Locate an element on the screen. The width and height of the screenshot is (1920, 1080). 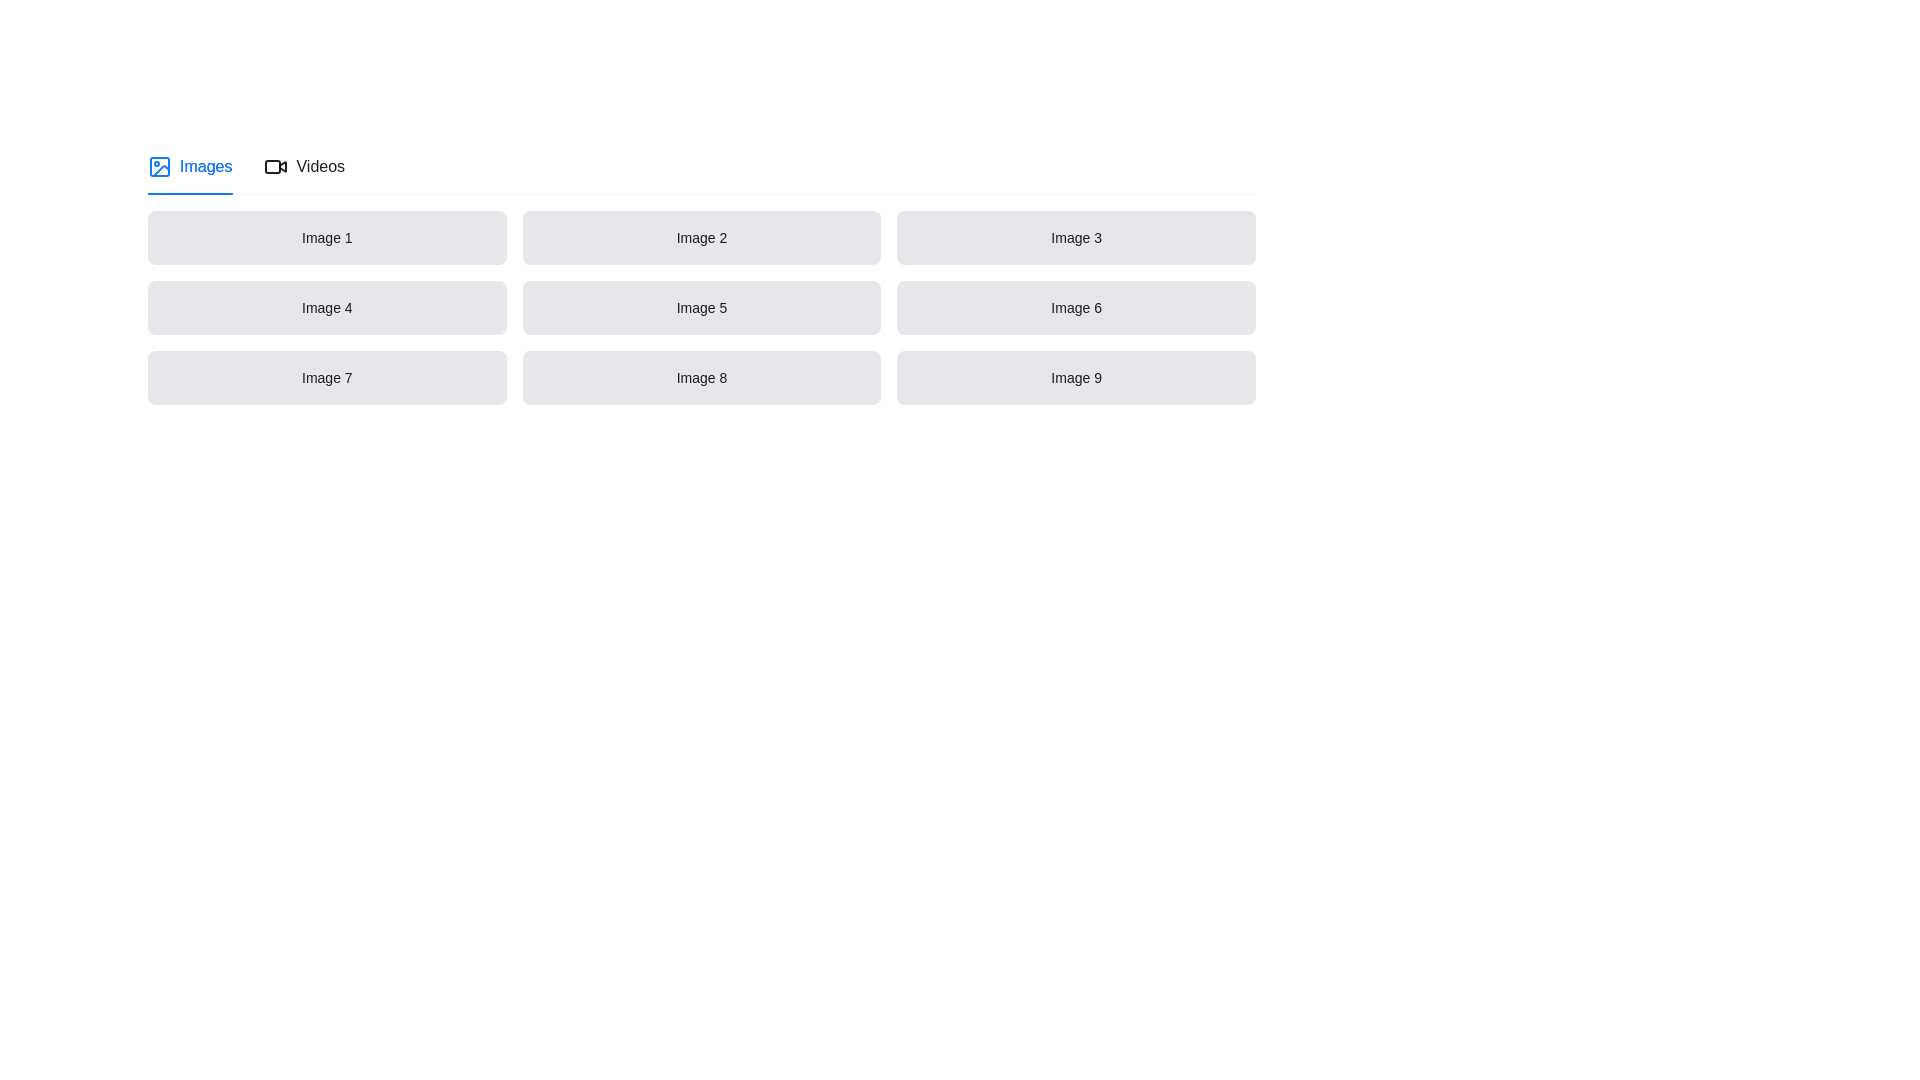
the static text label identified as 'Image 3', which is the third item in a grid layout located to the right of 'Image 1' and 'Image 2' is located at coordinates (1075, 237).